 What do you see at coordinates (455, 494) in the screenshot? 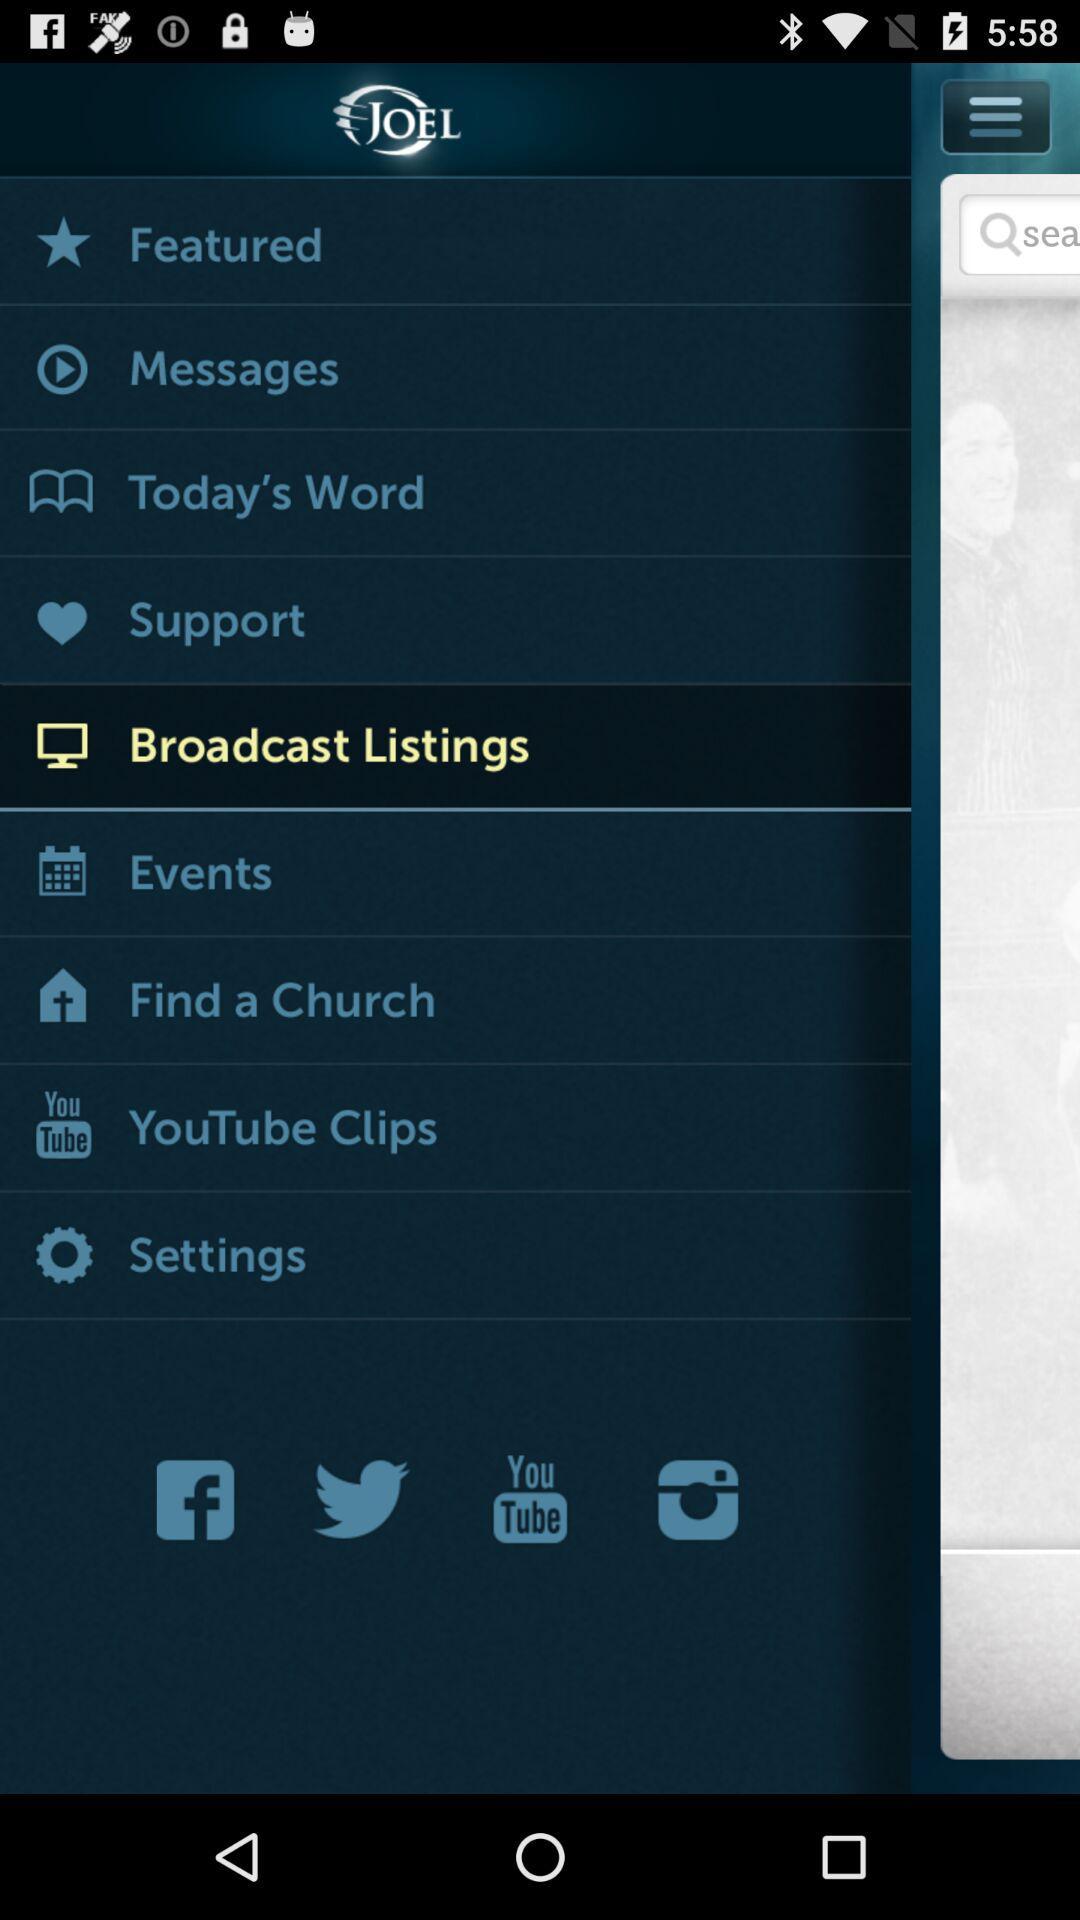
I see `see the word of the day` at bounding box center [455, 494].